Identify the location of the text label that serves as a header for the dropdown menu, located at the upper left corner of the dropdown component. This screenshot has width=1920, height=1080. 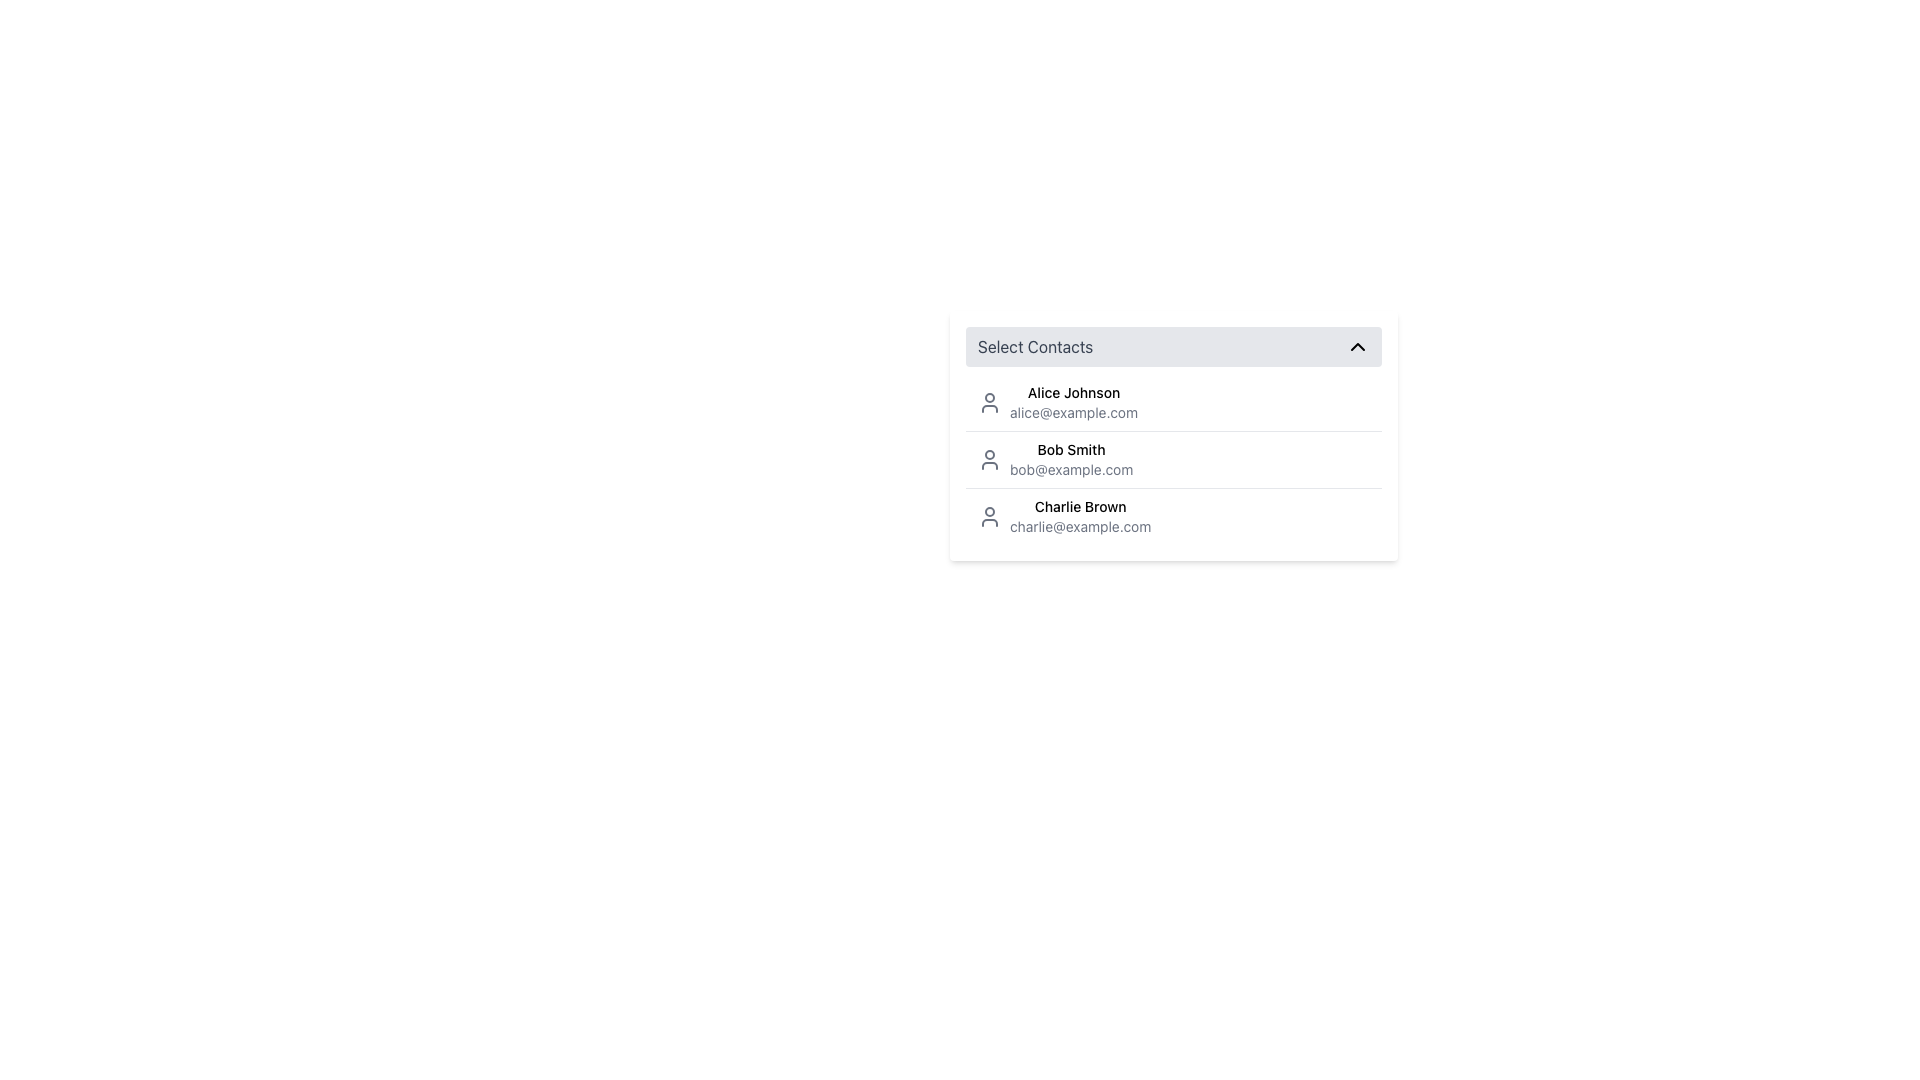
(1035, 346).